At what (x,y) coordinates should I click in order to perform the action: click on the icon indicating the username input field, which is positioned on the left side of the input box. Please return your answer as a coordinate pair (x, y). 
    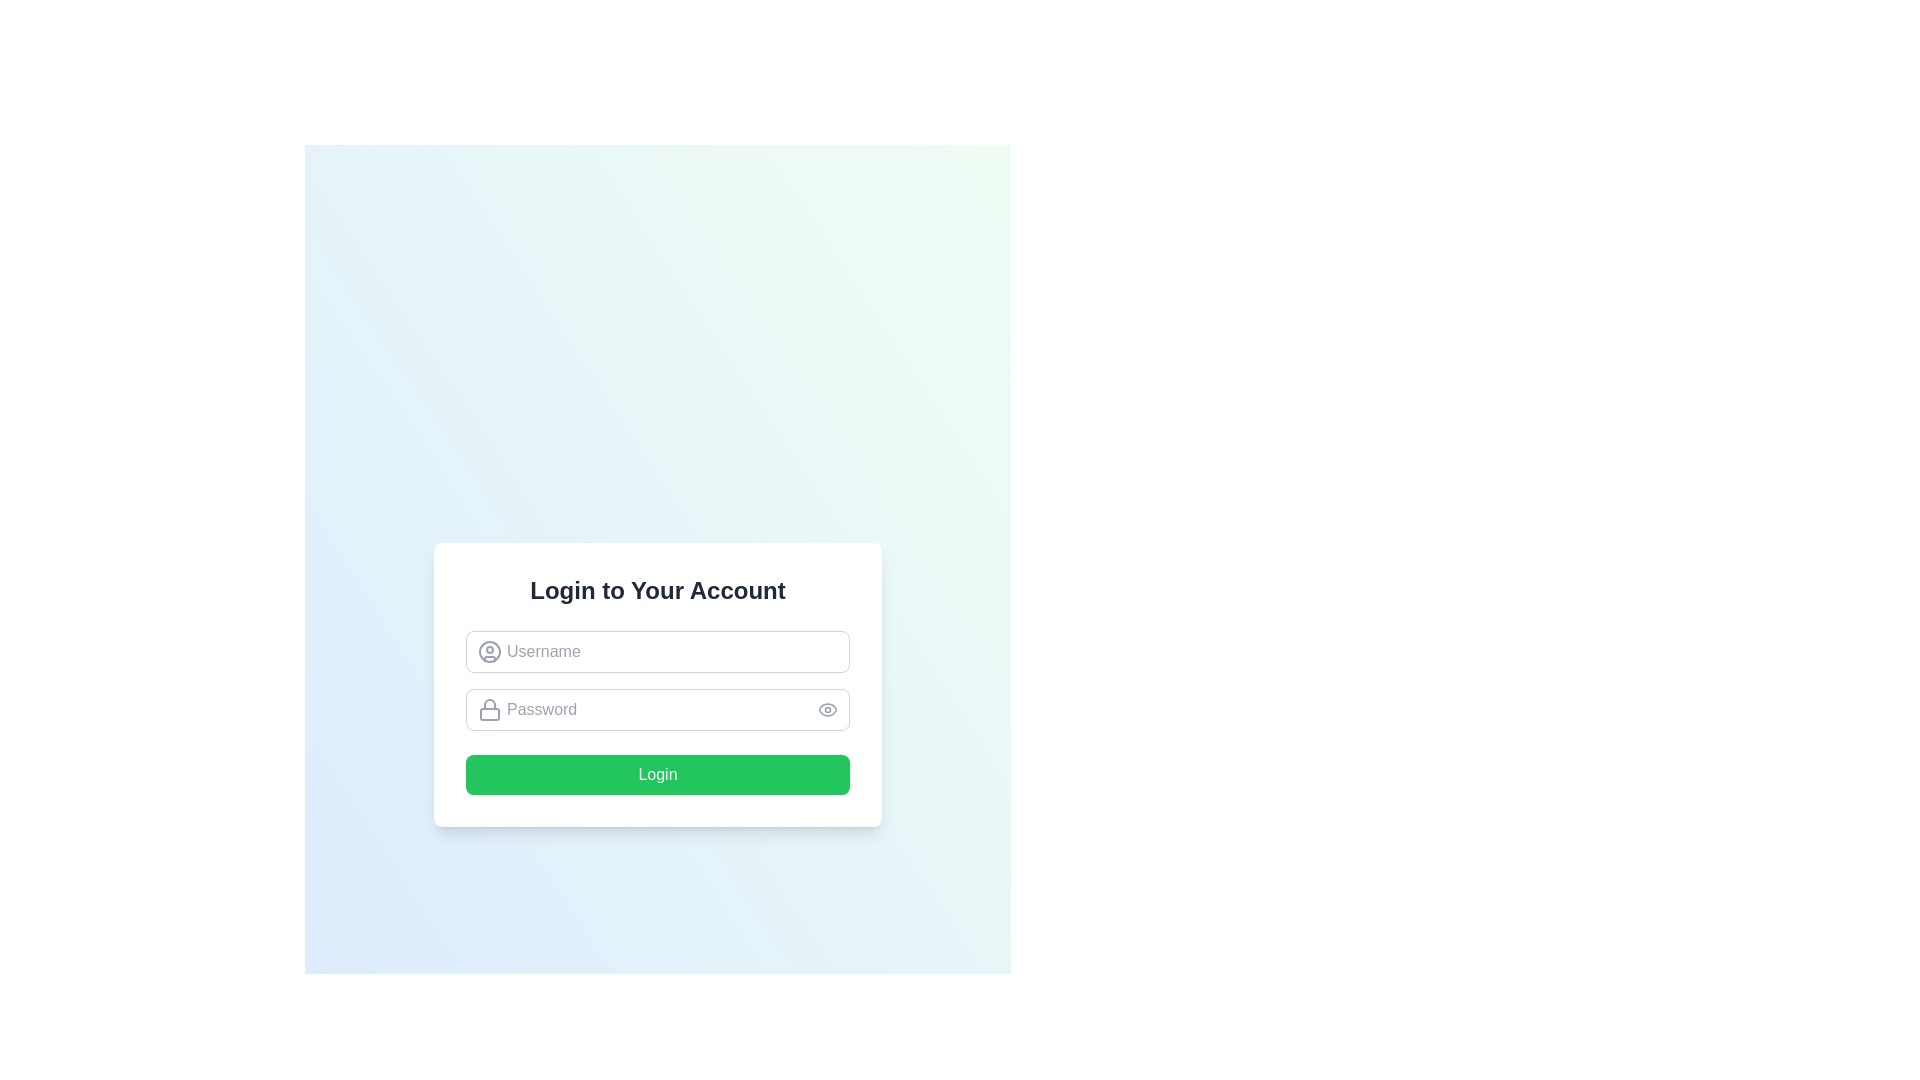
    Looking at the image, I should click on (489, 651).